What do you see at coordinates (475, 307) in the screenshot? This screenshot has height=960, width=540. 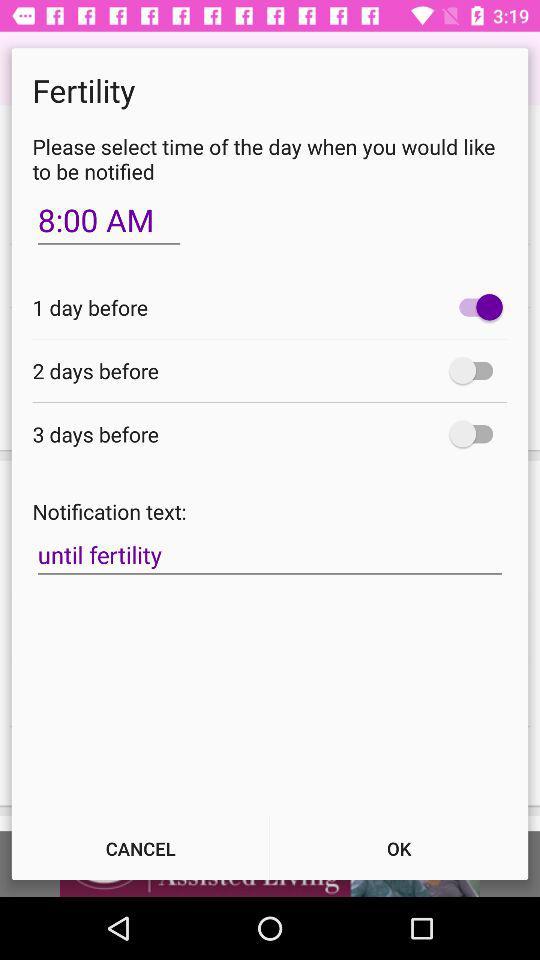 I see `alarm` at bounding box center [475, 307].